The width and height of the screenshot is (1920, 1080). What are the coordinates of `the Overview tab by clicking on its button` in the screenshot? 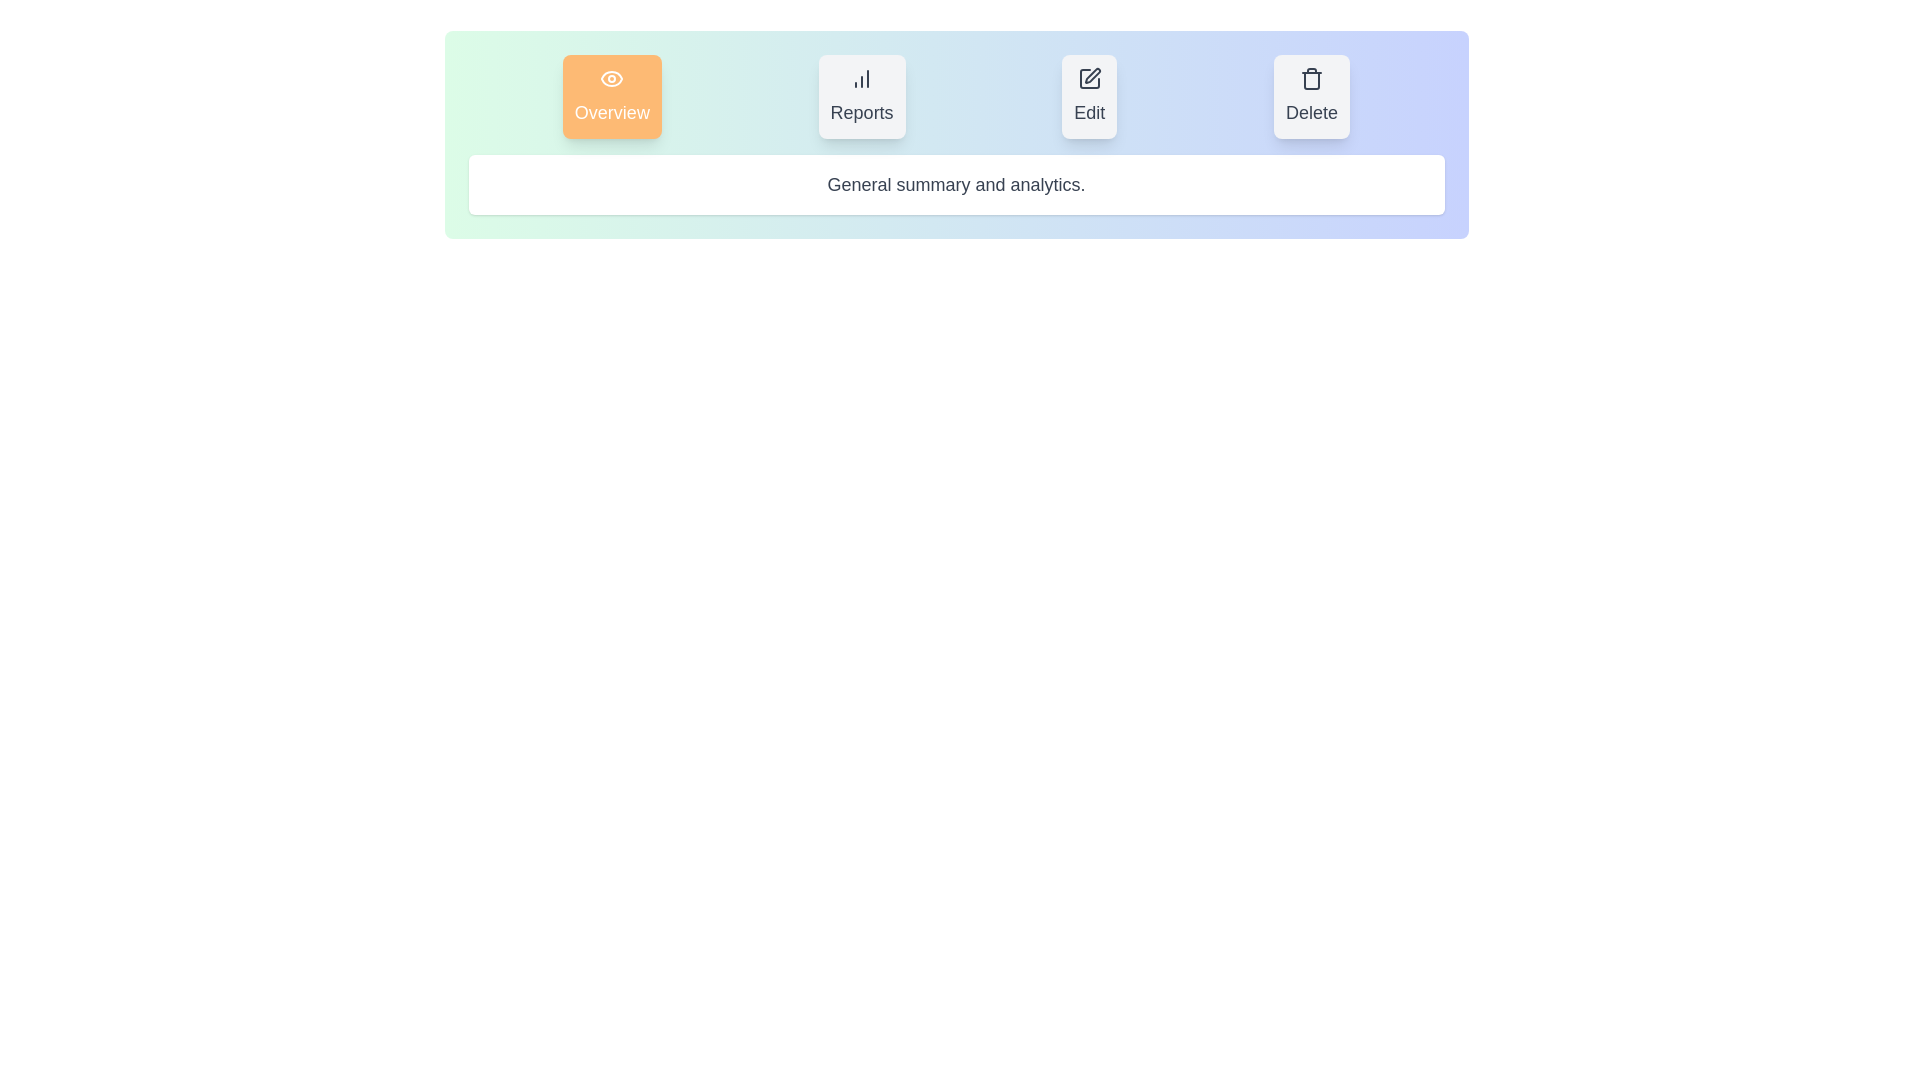 It's located at (610, 96).